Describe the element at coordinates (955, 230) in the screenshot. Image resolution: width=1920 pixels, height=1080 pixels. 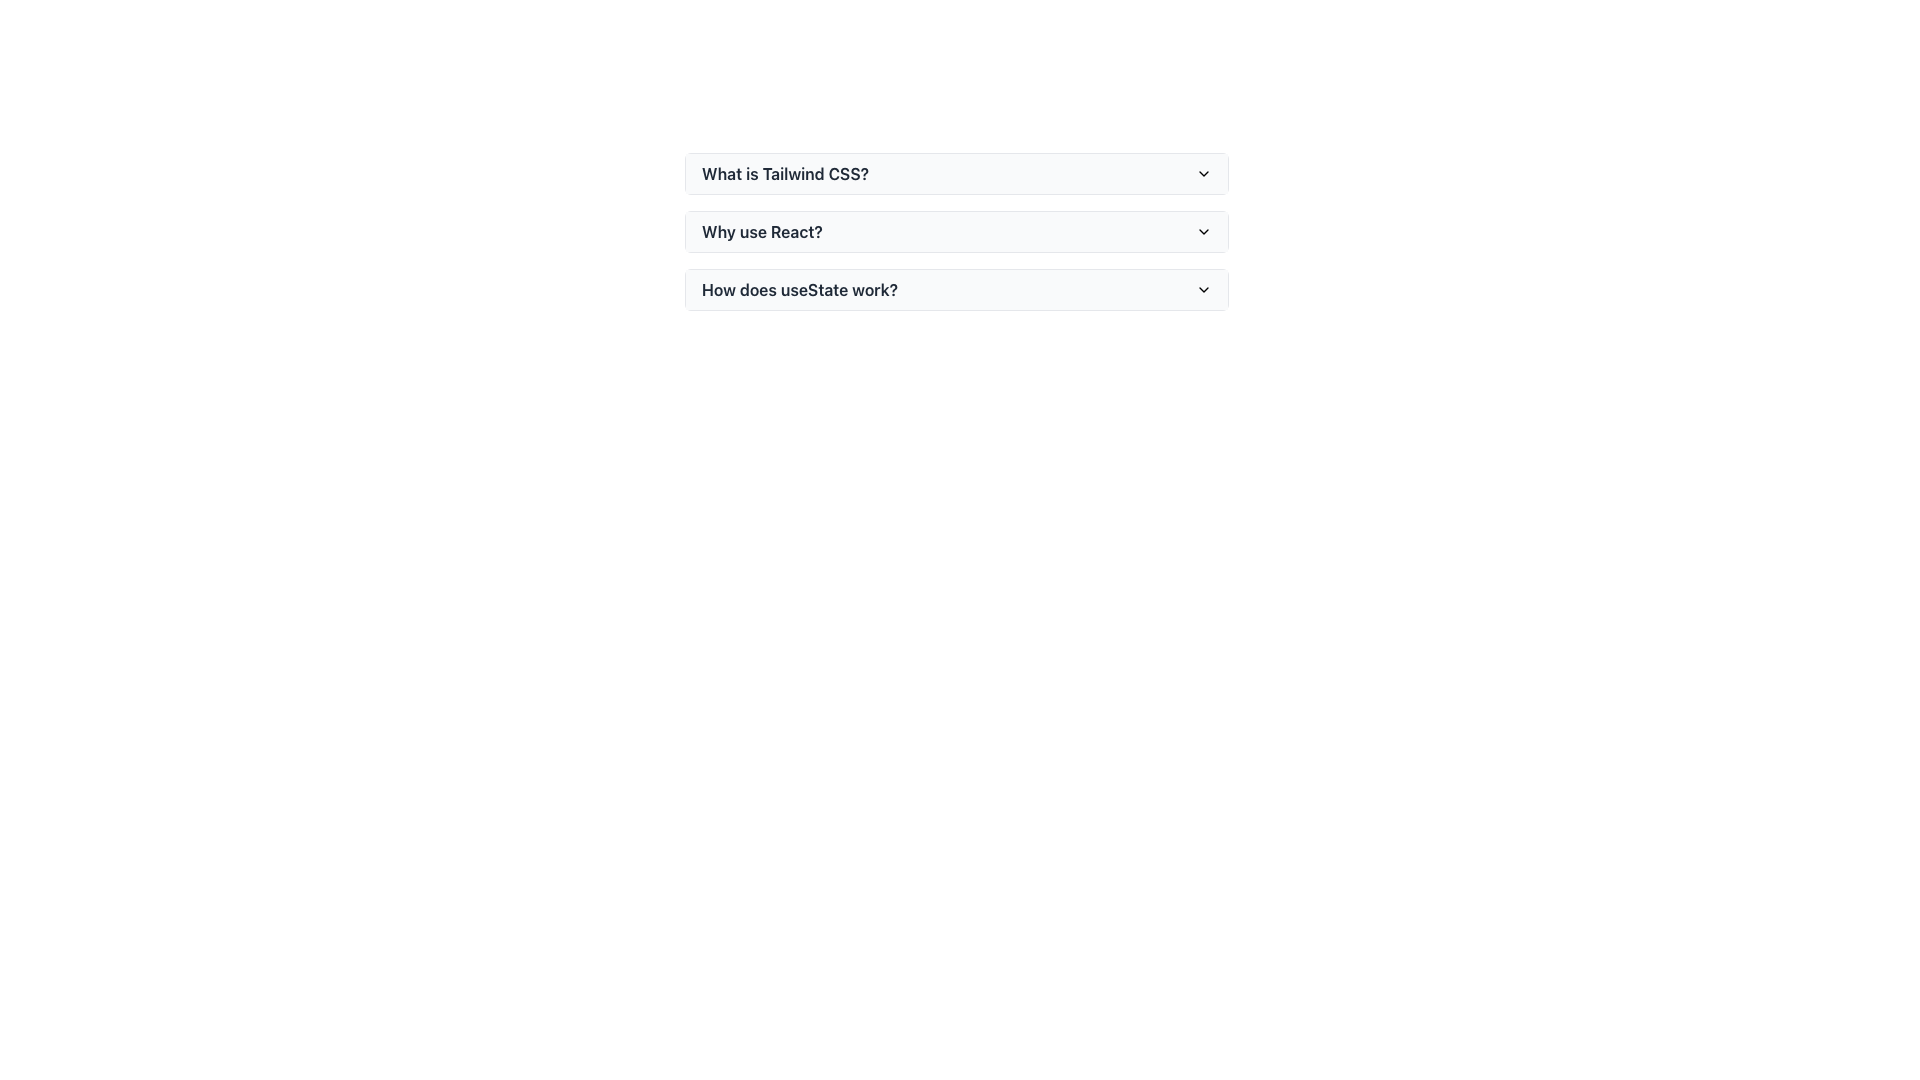
I see `the 'Why use React?' collapsible list item` at that location.